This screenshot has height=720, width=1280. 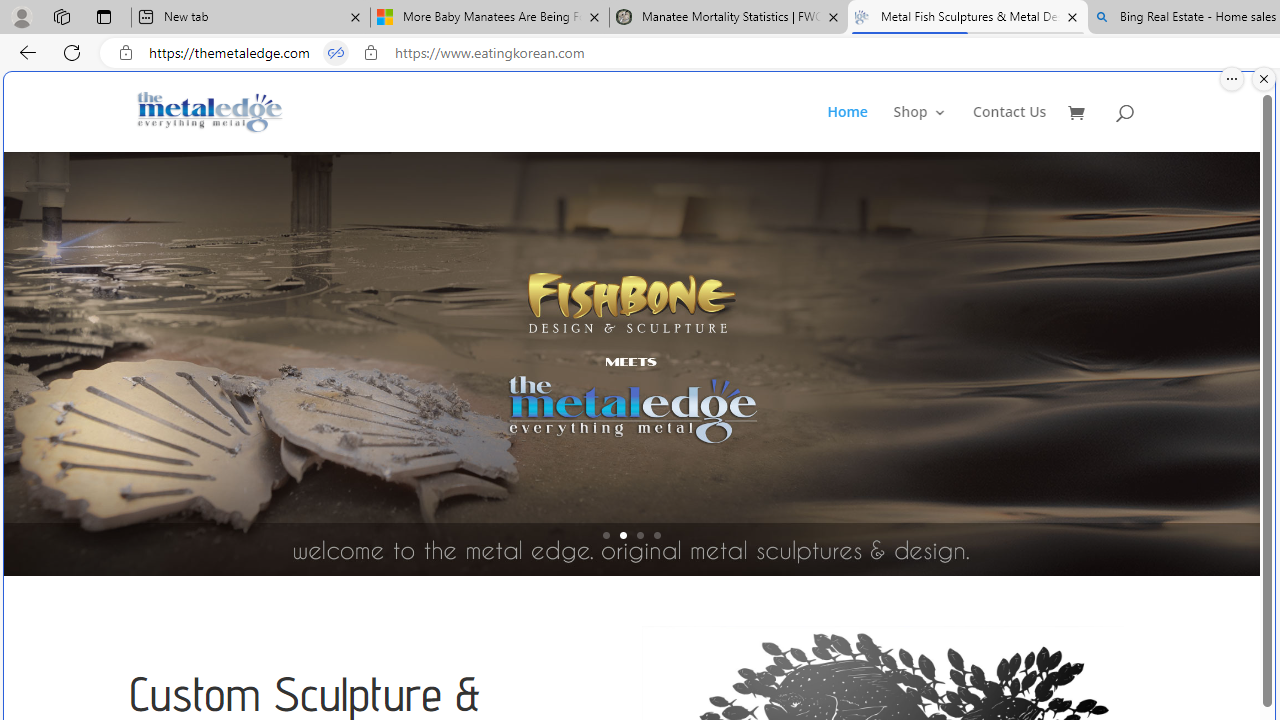 I want to click on '4', so click(x=657, y=534).